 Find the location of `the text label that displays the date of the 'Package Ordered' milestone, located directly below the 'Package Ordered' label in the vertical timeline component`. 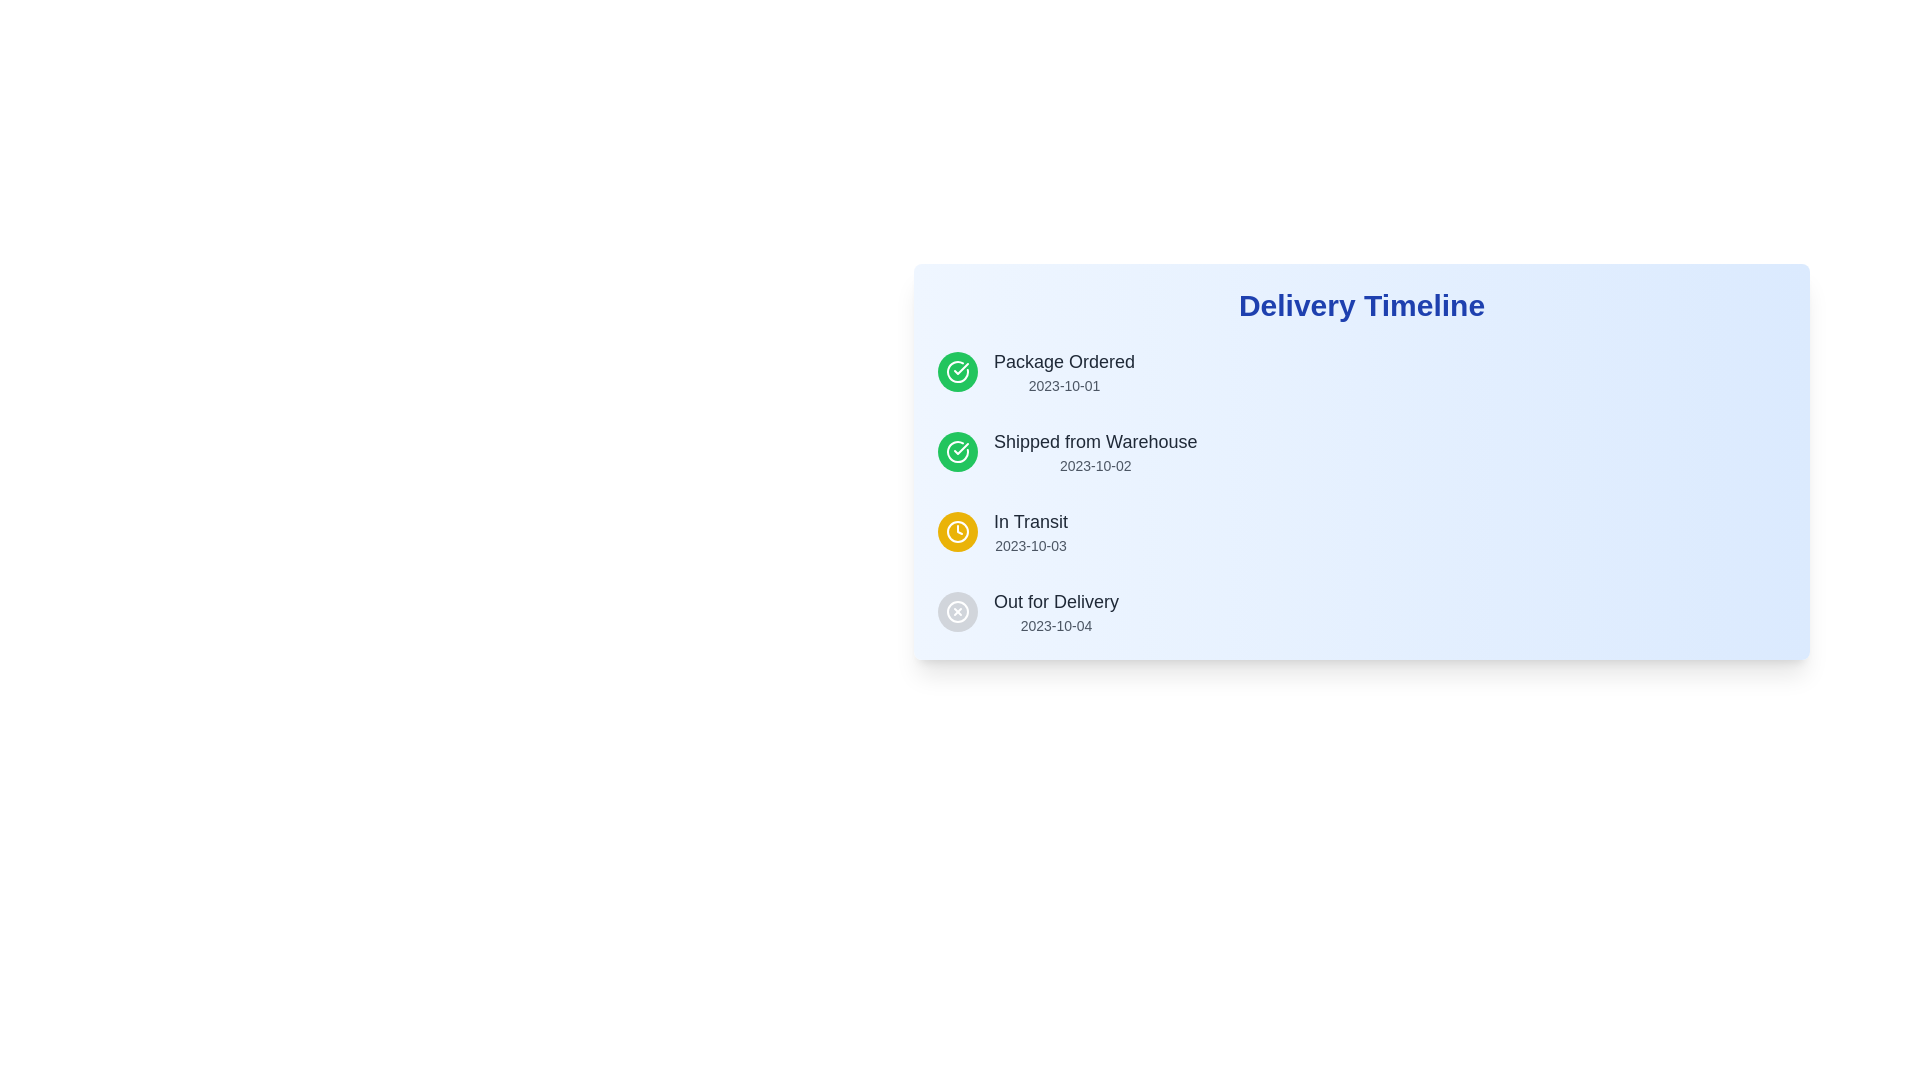

the text label that displays the date of the 'Package Ordered' milestone, located directly below the 'Package Ordered' label in the vertical timeline component is located at coordinates (1063, 385).